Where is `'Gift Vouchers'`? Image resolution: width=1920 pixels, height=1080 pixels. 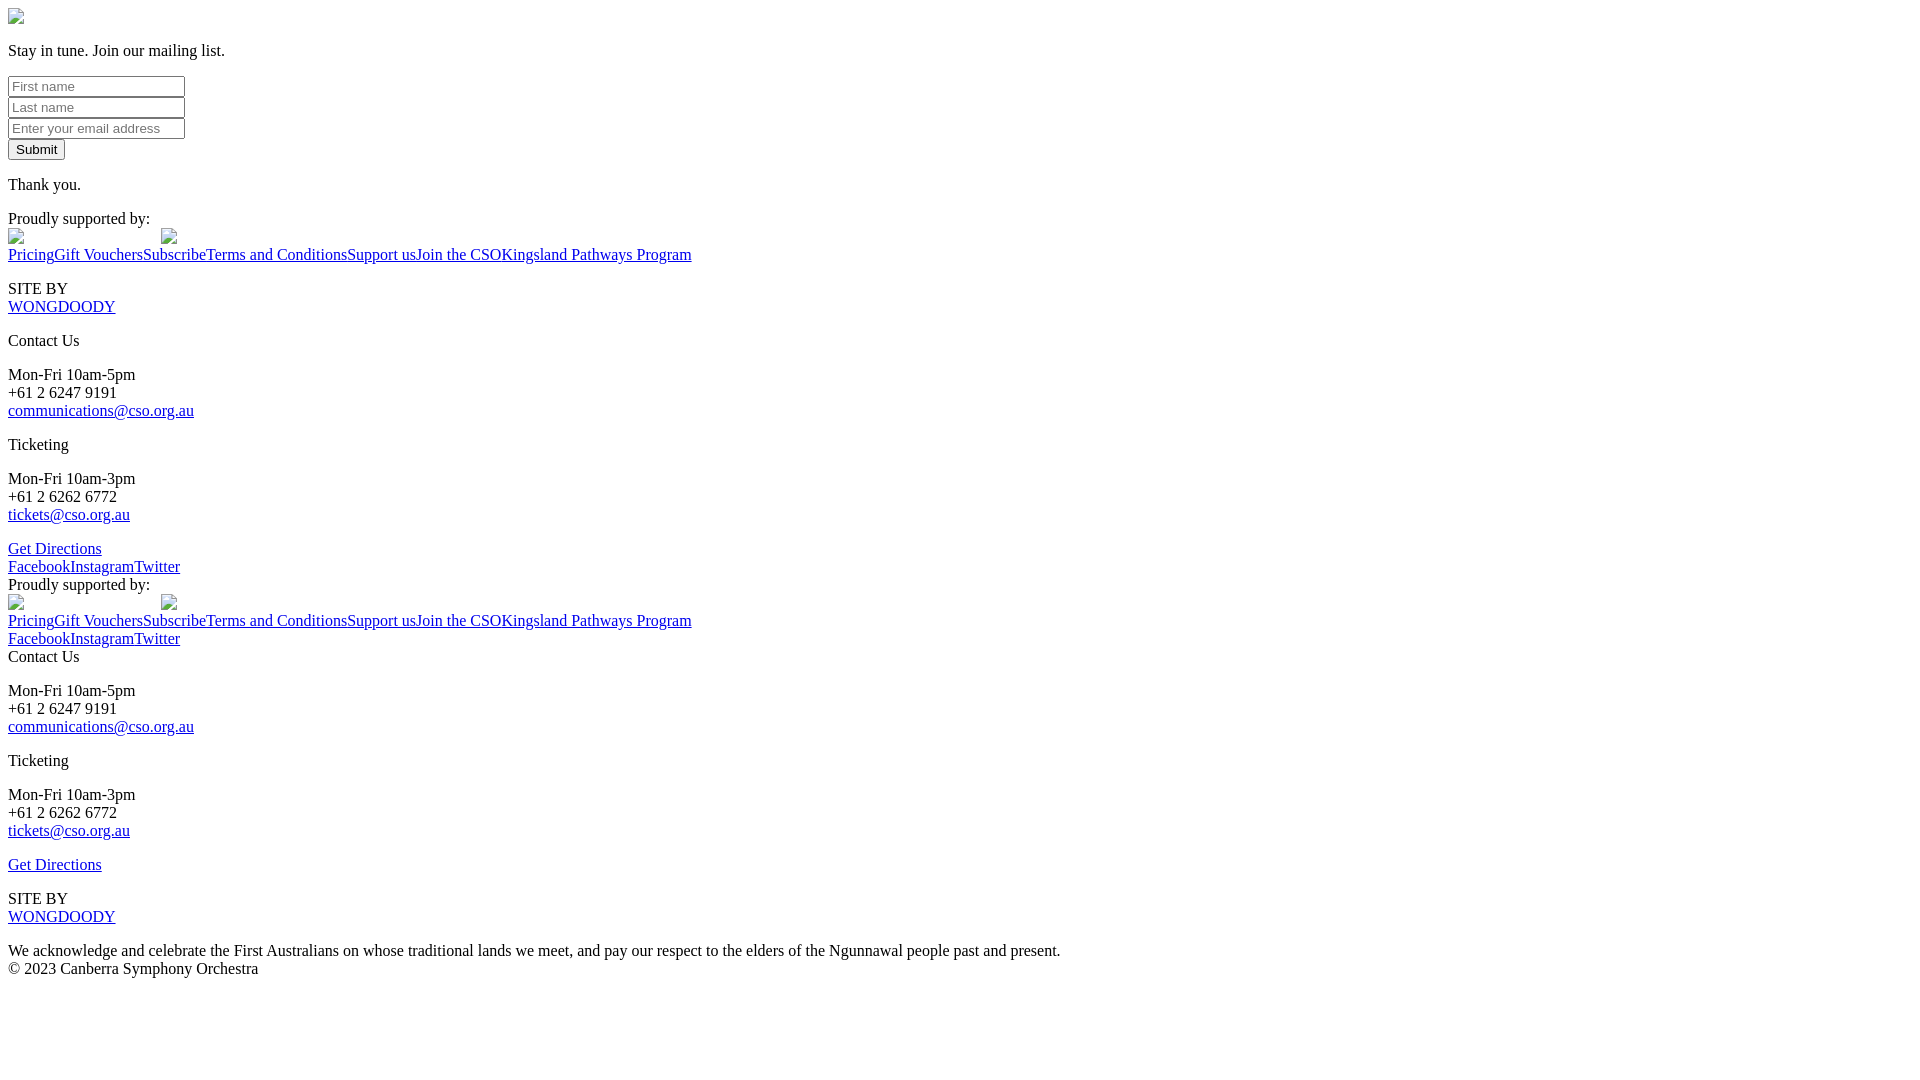
'Gift Vouchers' is located at coordinates (97, 619).